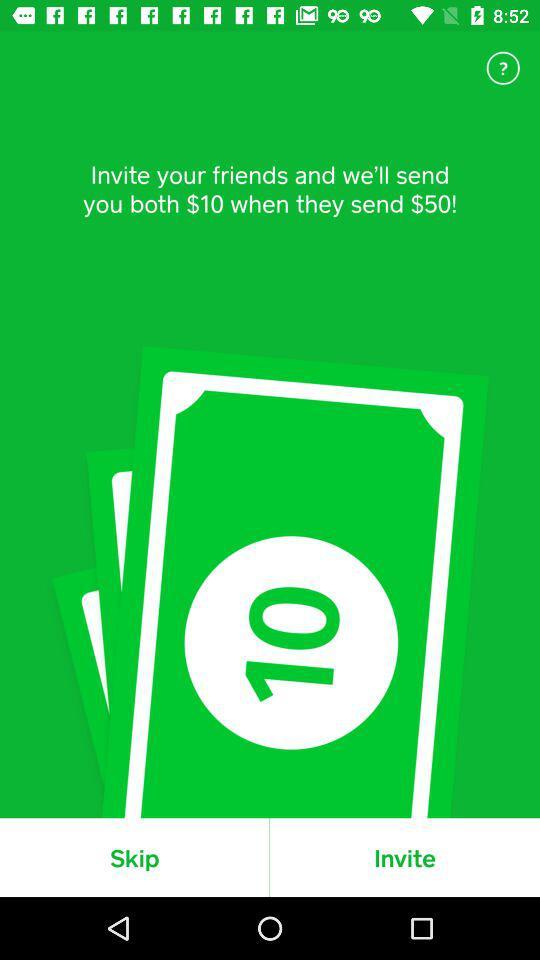 The width and height of the screenshot is (540, 960). I want to click on item at the bottom left corner, so click(134, 856).